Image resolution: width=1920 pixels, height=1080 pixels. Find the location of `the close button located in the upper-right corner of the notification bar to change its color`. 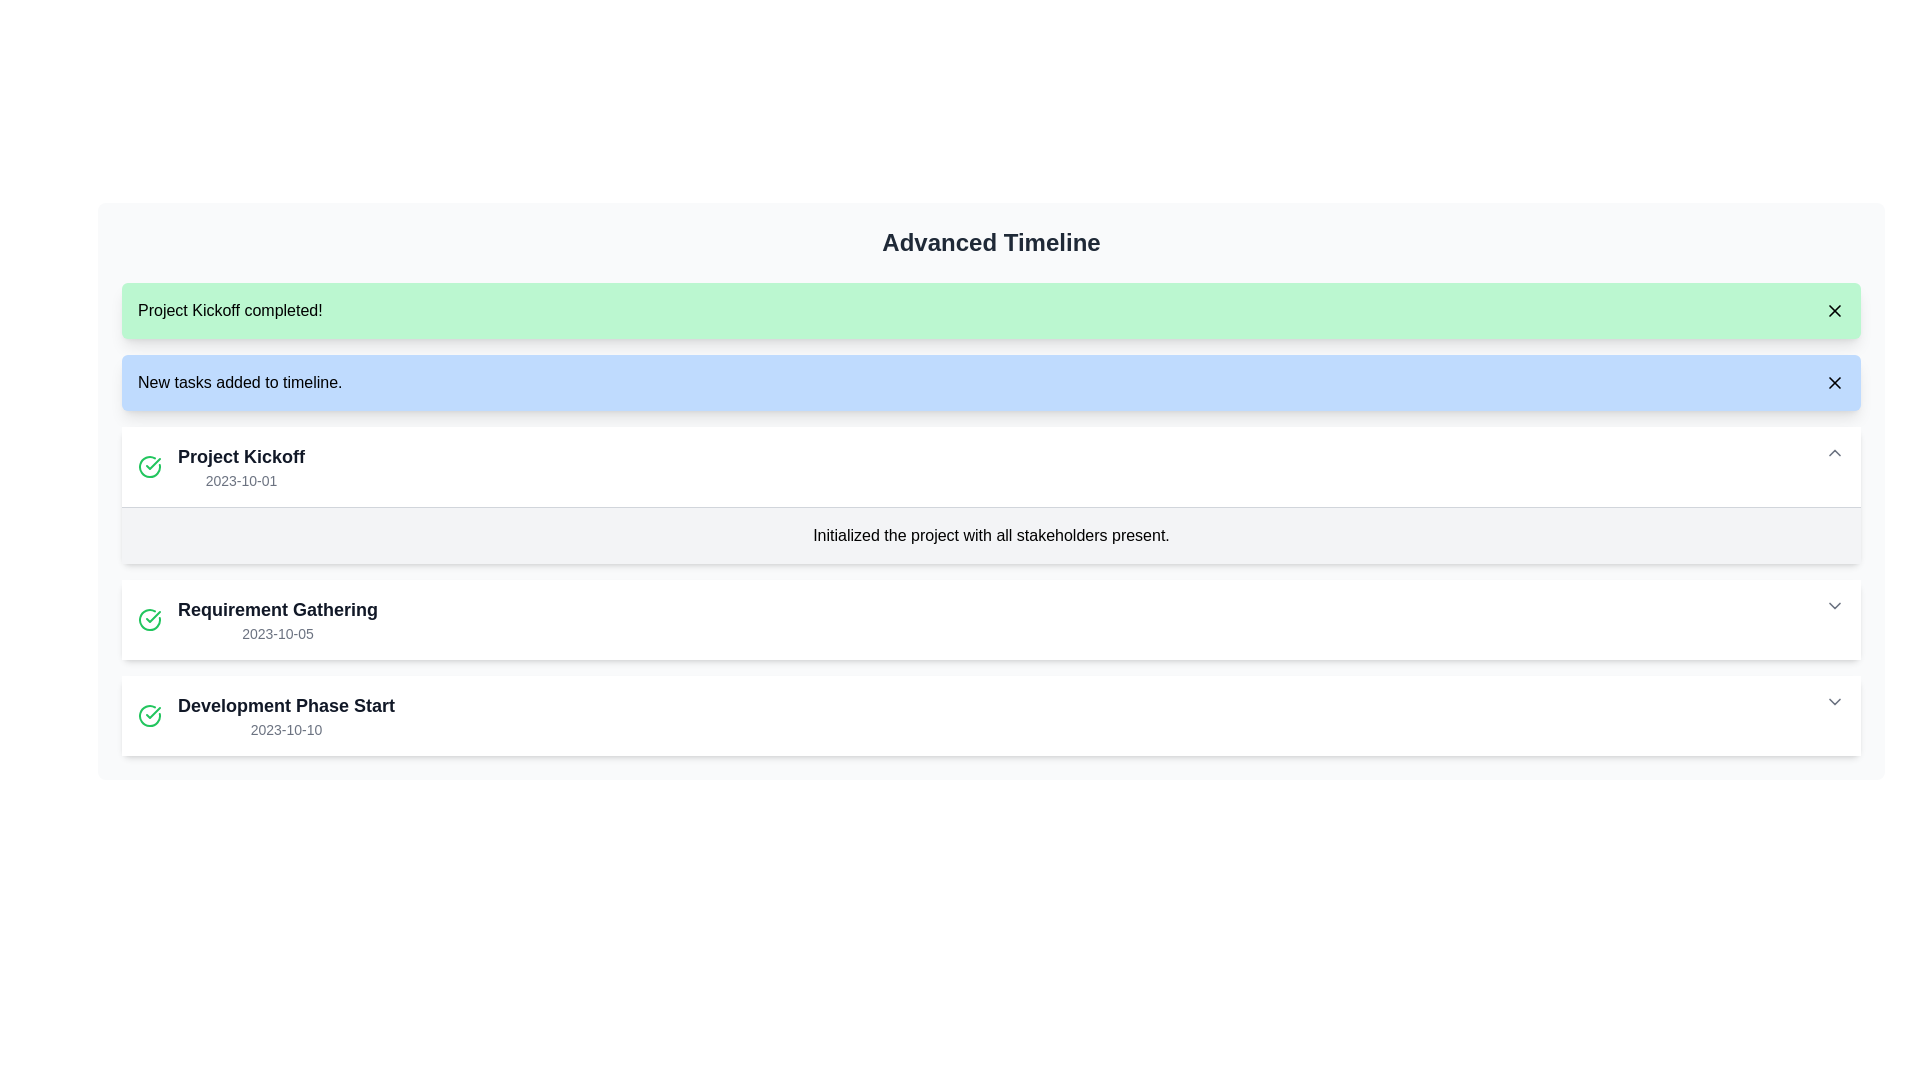

the close button located in the upper-right corner of the notification bar to change its color is located at coordinates (1834, 311).